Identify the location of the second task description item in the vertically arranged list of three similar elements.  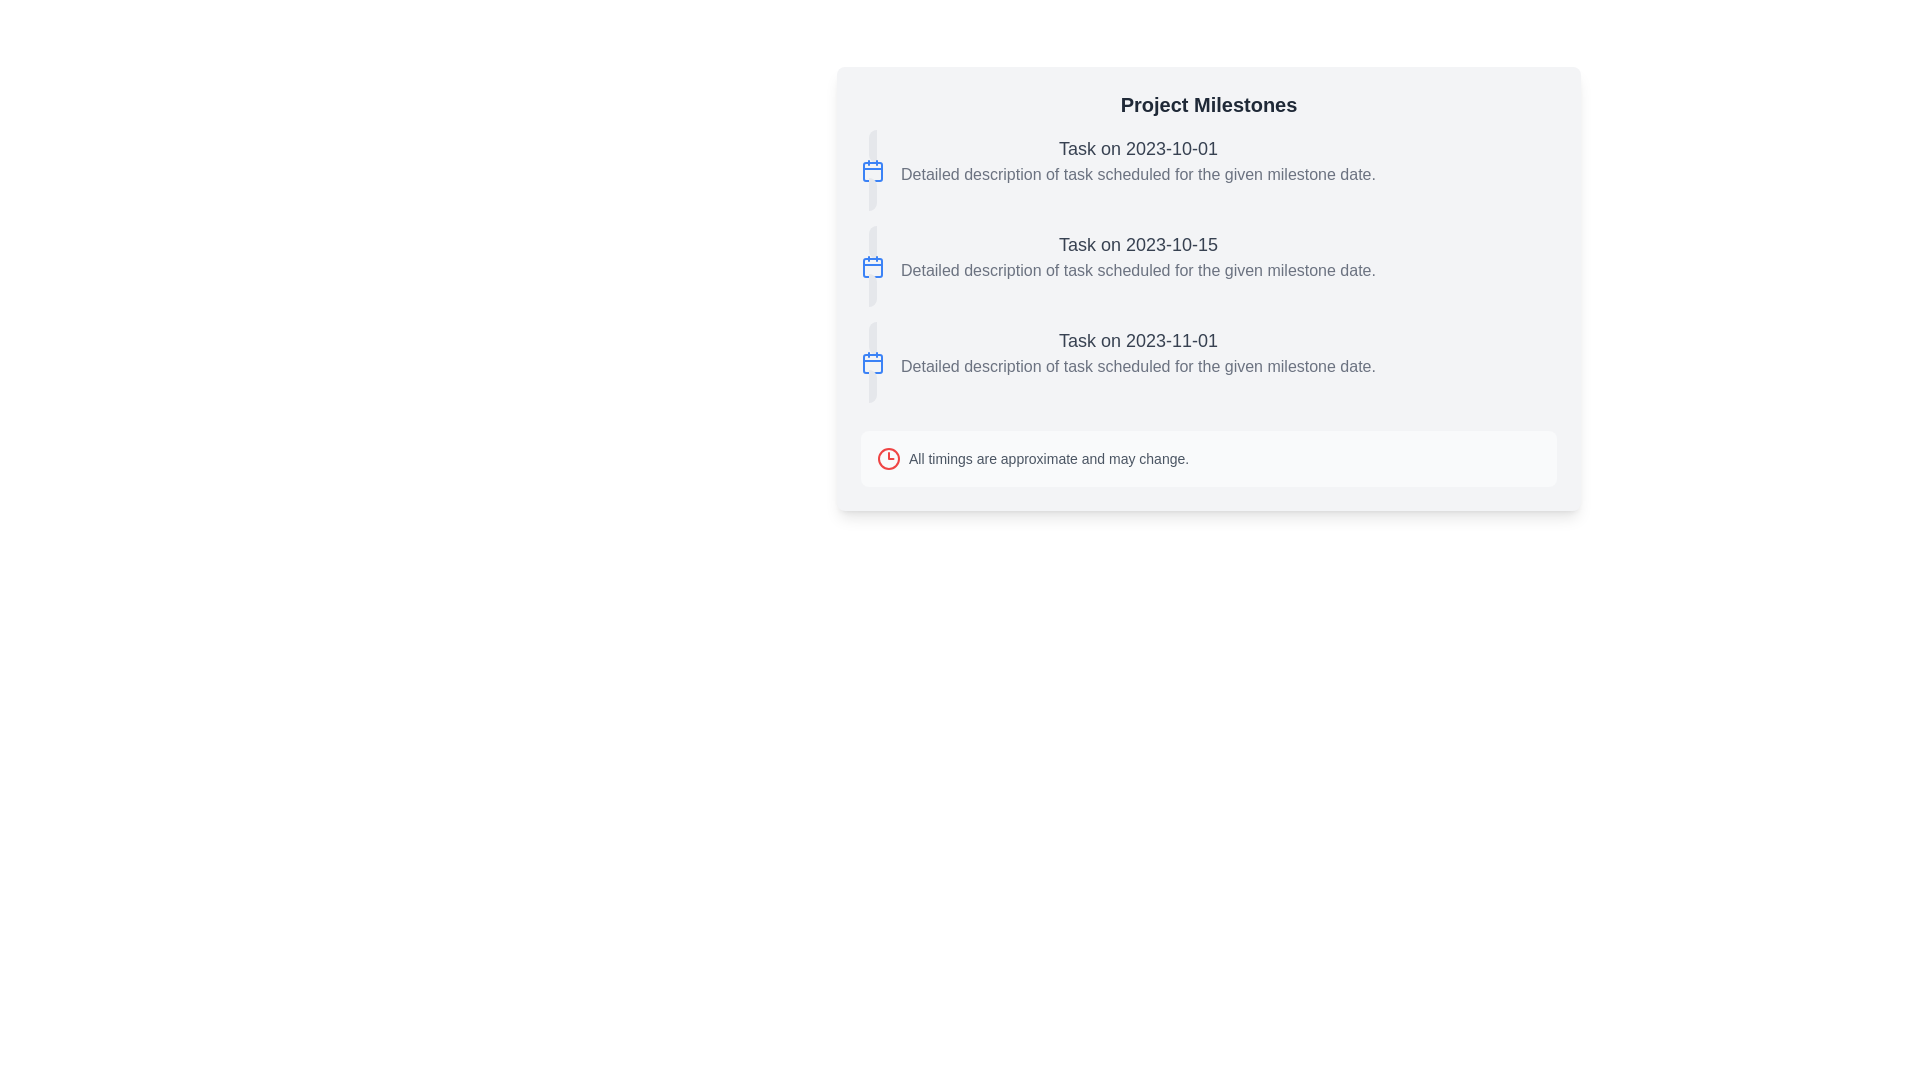
(1138, 256).